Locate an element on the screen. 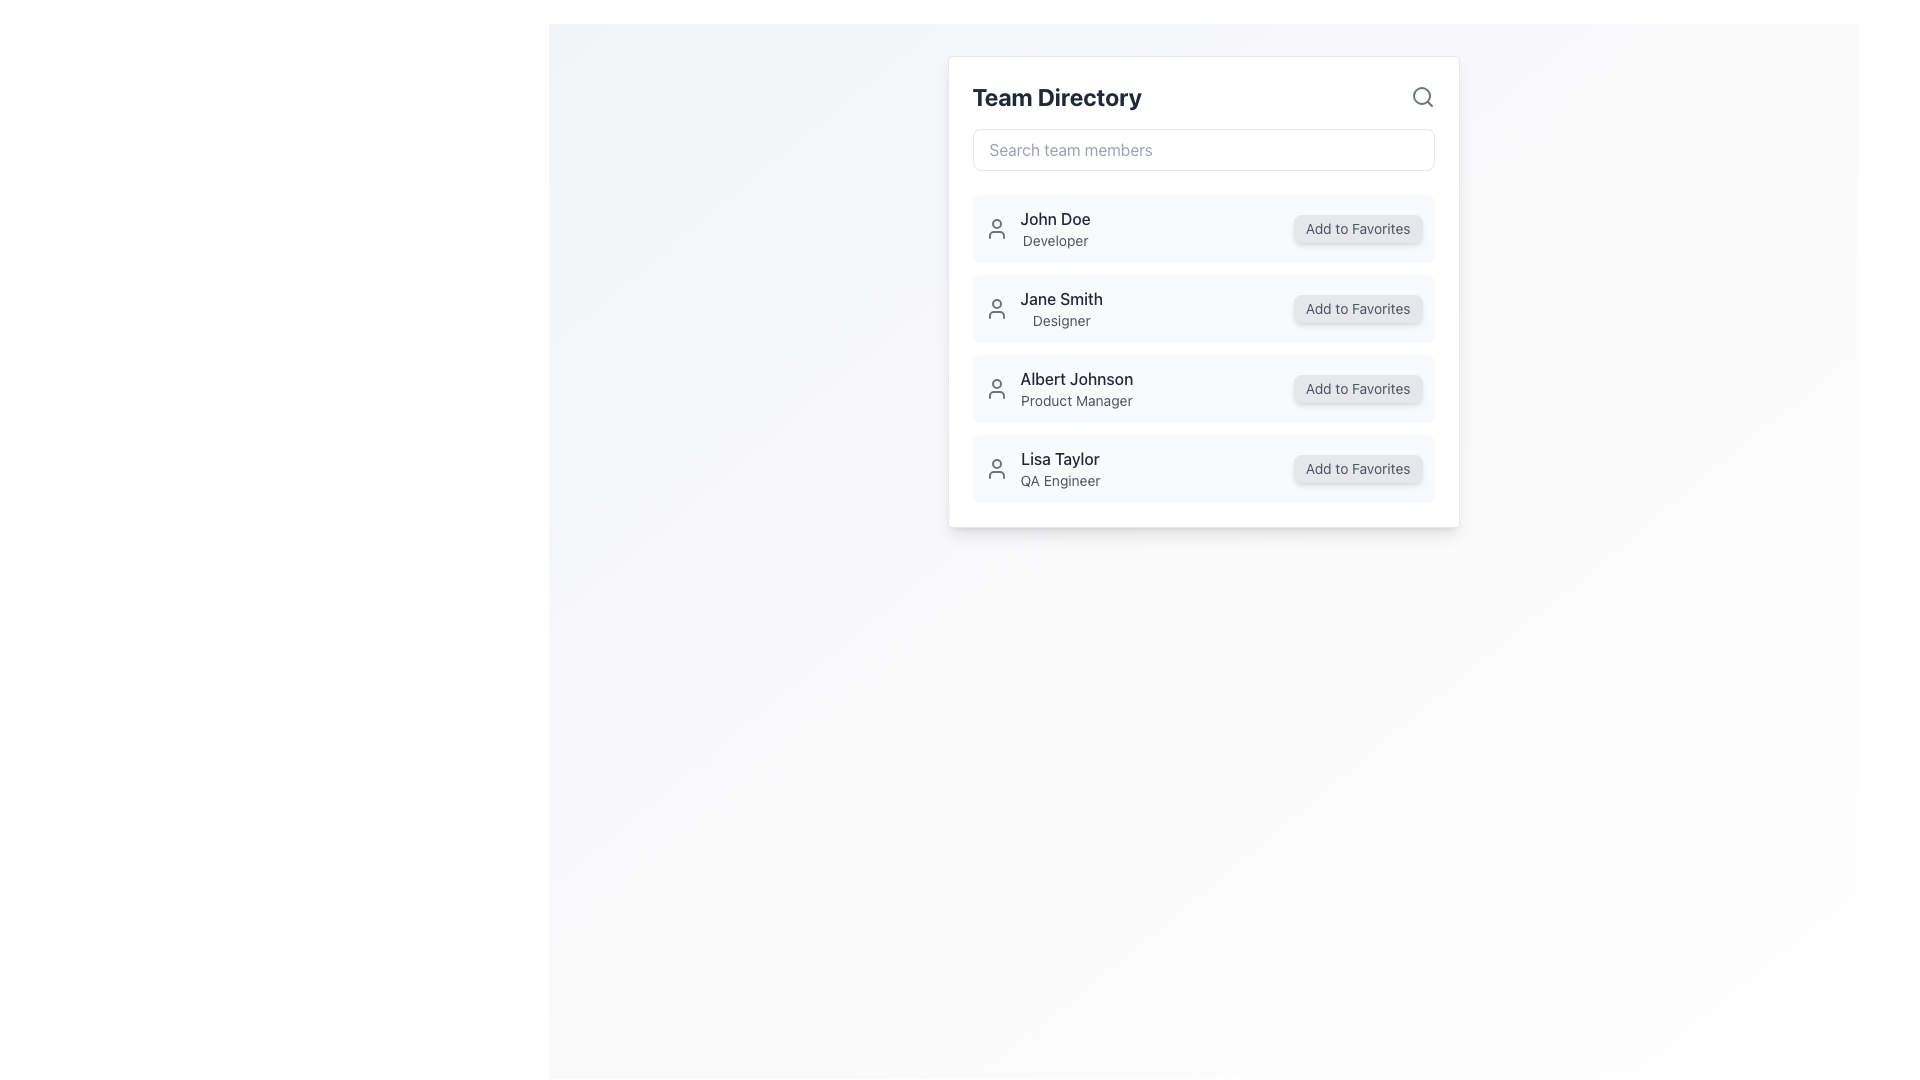 The width and height of the screenshot is (1920, 1080). the favorite button associated with 'John Doe Developer' is located at coordinates (1358, 227).